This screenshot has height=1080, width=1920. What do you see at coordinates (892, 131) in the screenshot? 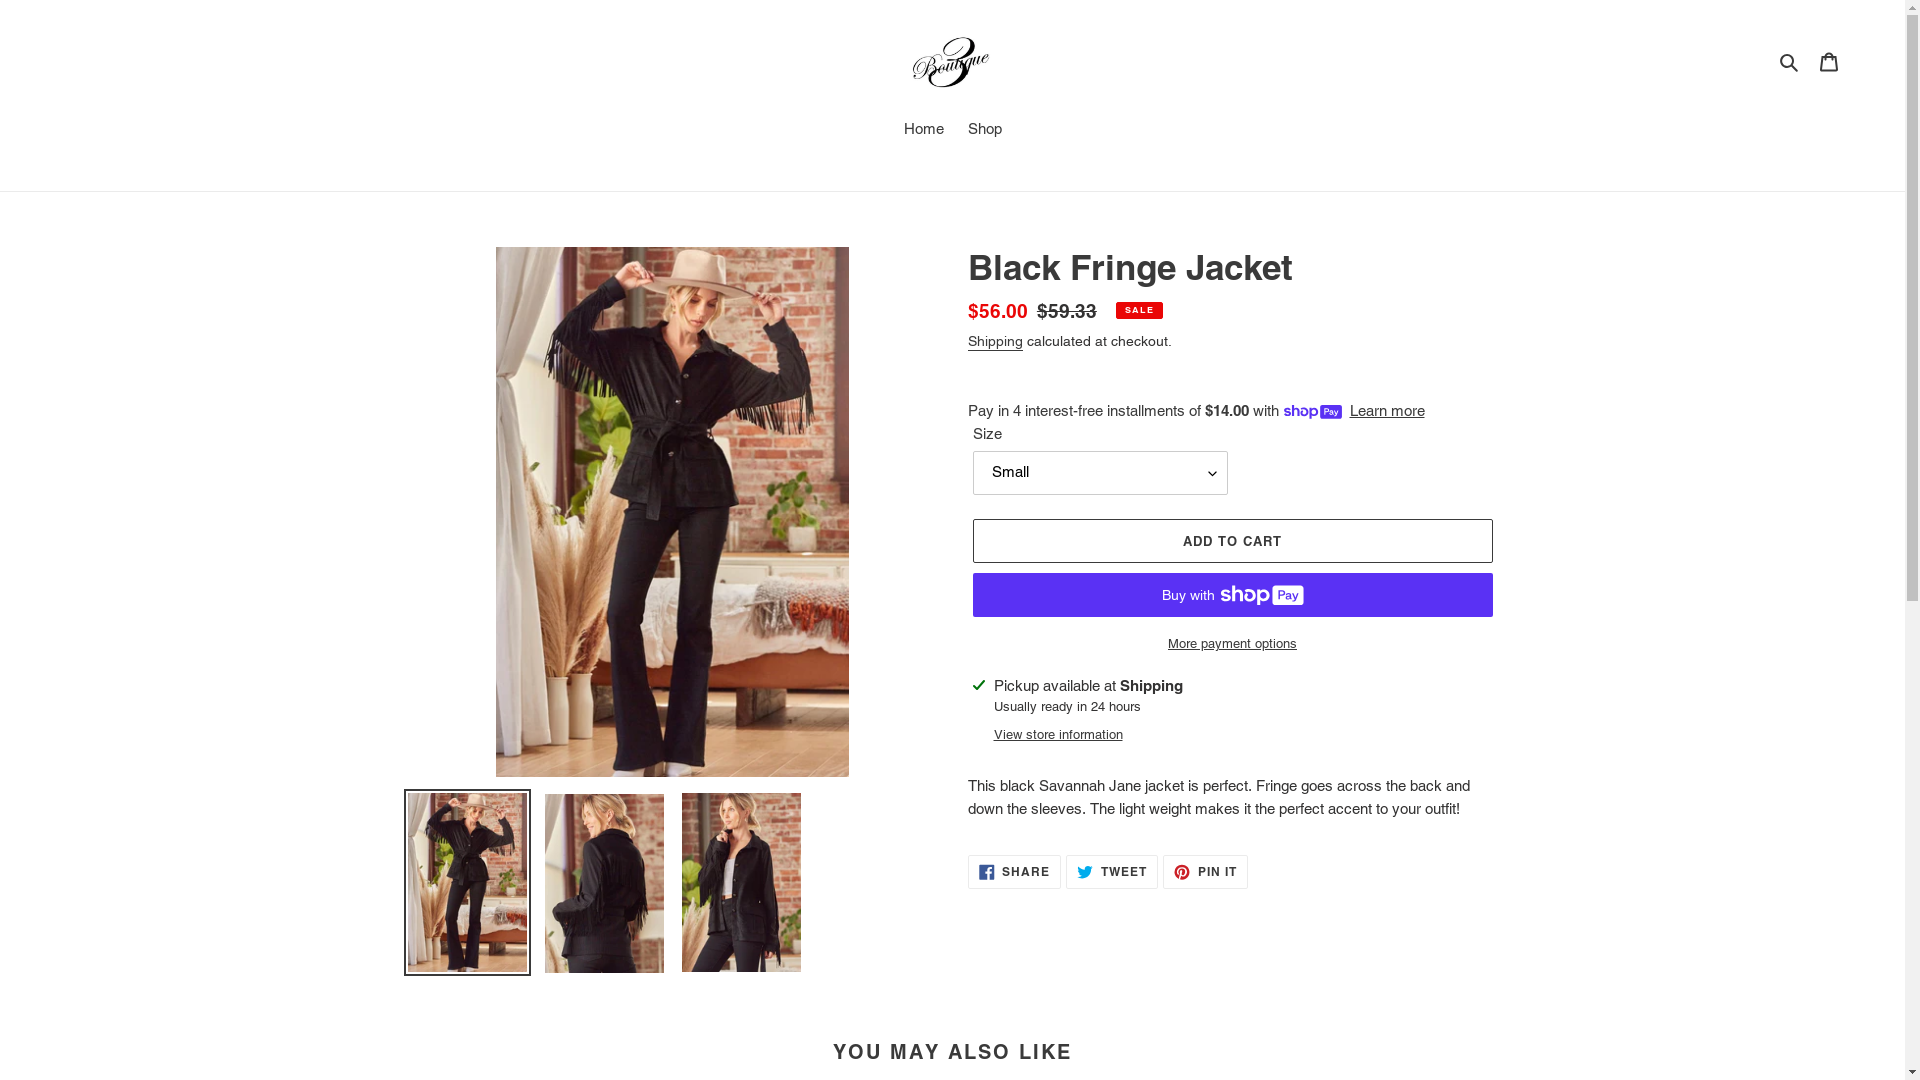
I see `'Home'` at bounding box center [892, 131].